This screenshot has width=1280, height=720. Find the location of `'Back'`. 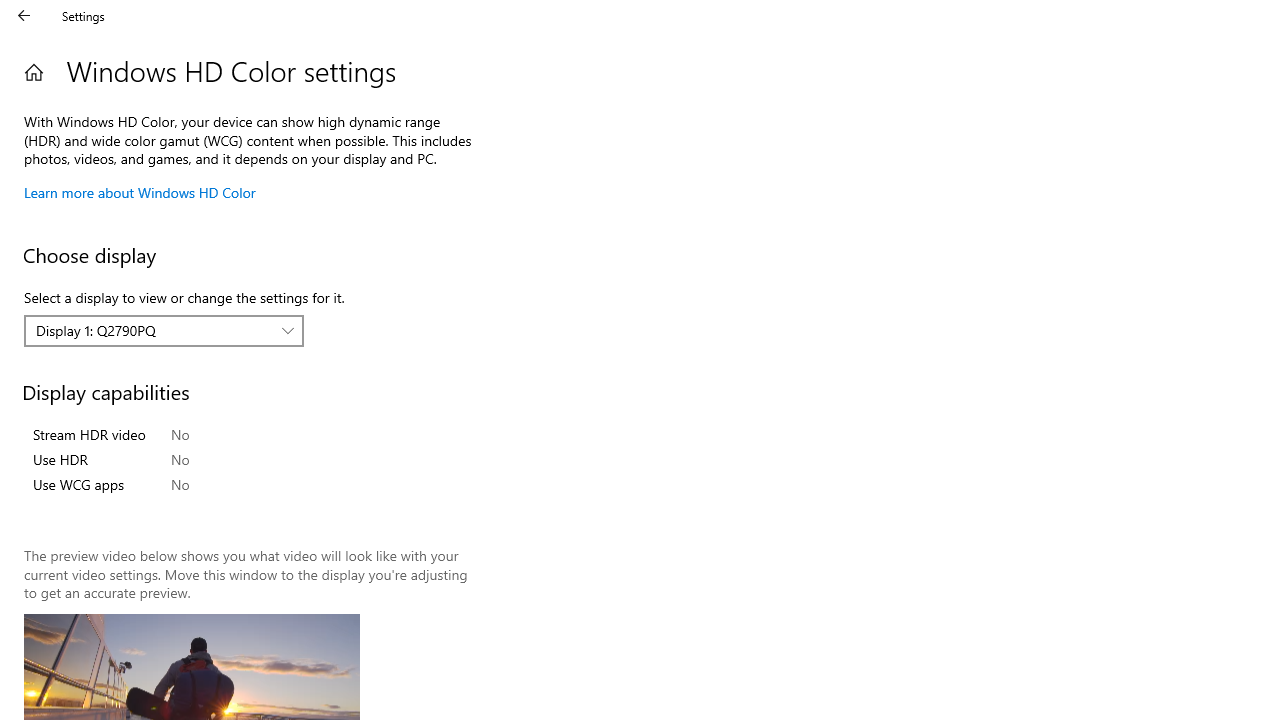

'Back' is located at coordinates (24, 15).